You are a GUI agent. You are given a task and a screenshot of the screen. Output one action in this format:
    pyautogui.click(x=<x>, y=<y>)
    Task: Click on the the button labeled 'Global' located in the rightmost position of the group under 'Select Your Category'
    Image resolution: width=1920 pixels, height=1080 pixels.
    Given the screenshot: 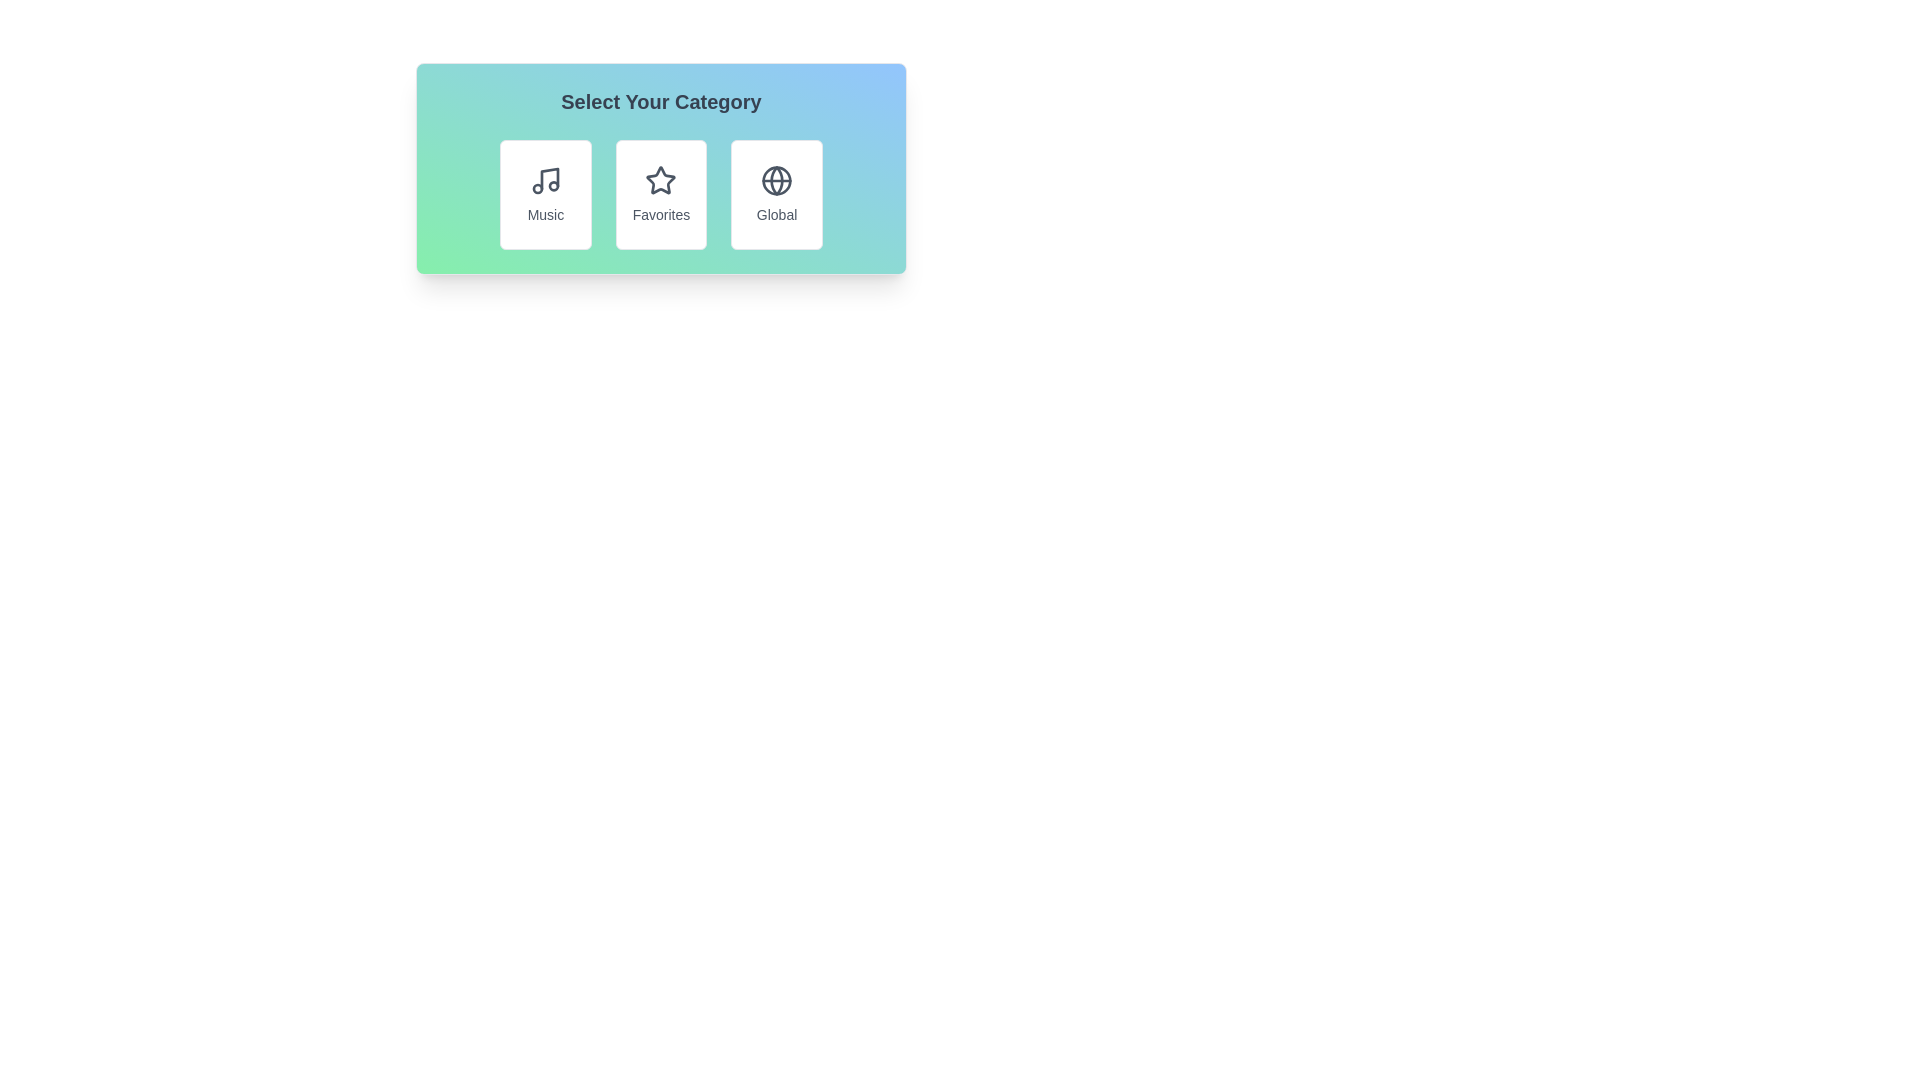 What is the action you would take?
    pyautogui.click(x=776, y=195)
    